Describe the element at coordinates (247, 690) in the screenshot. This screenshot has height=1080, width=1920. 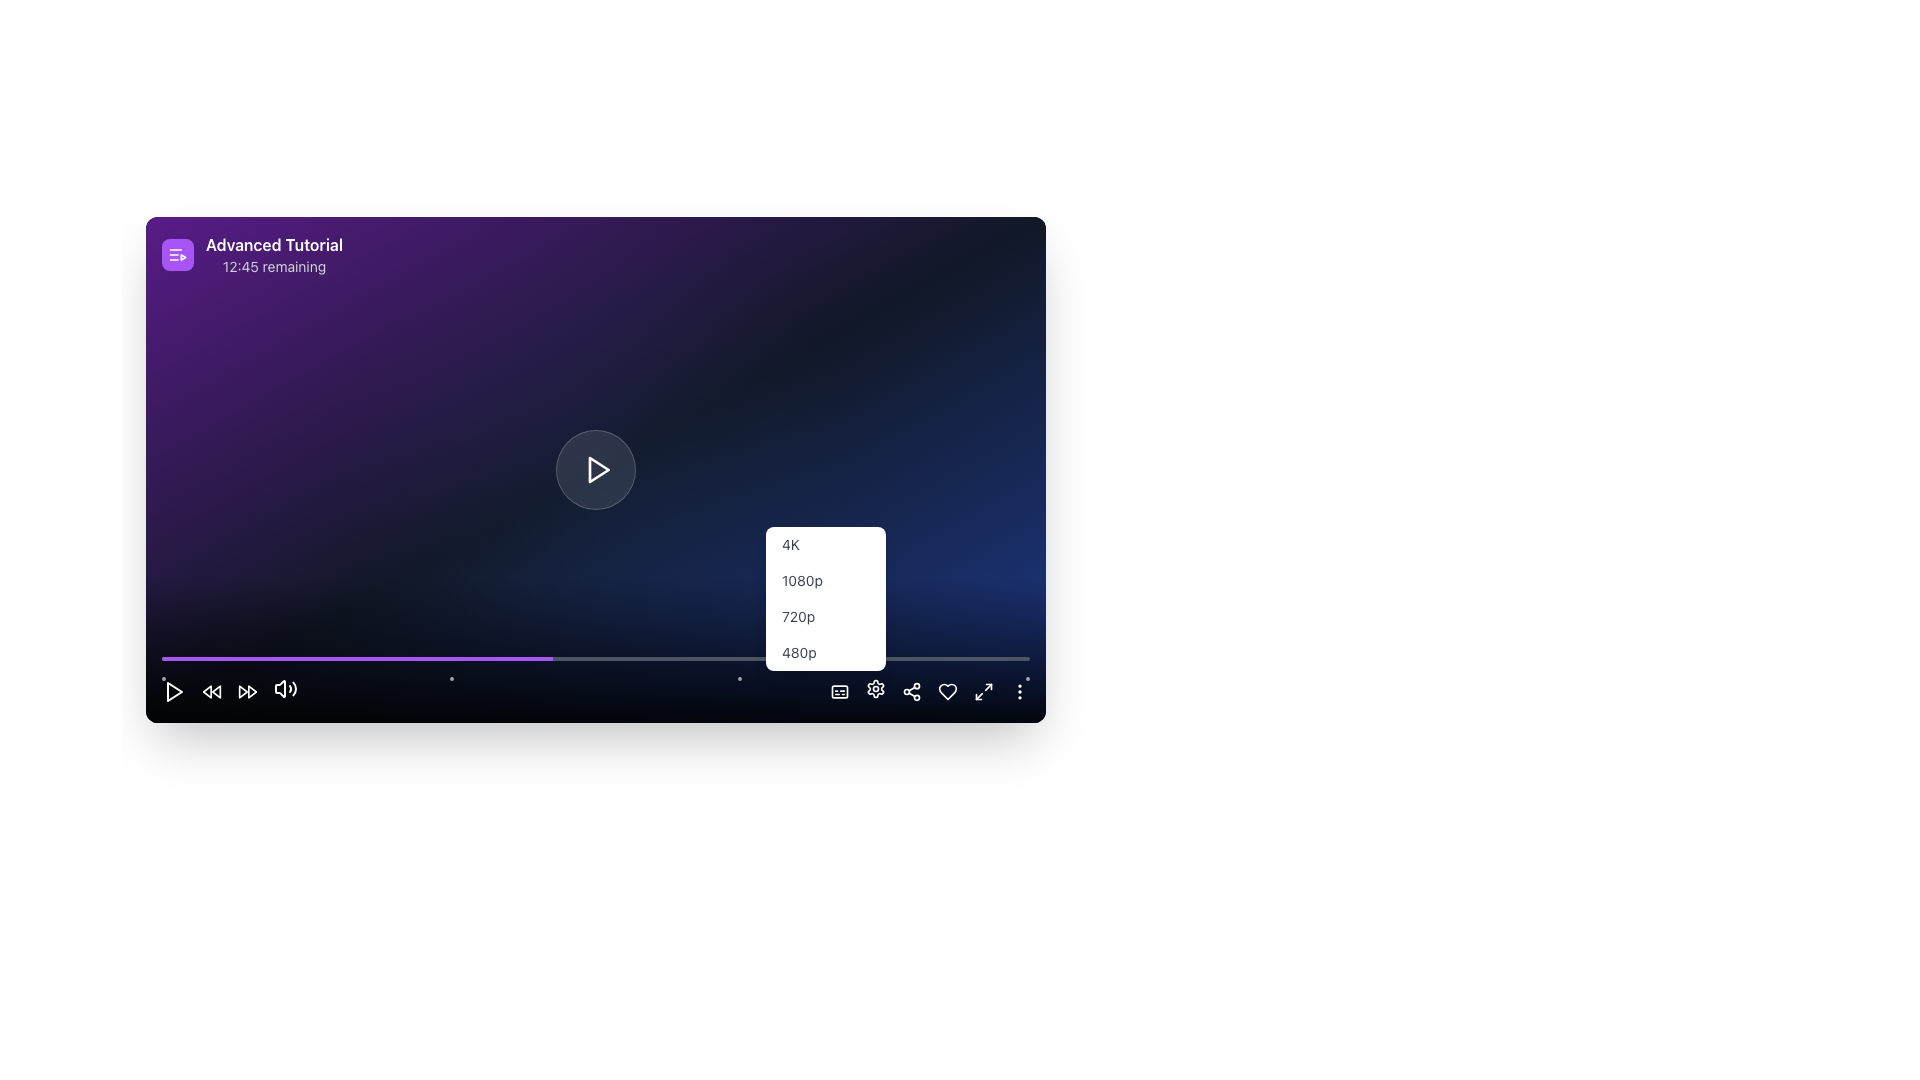
I see `the skip forward button, which is the third interactive control in the group at the bottom left corner of the video player` at that location.